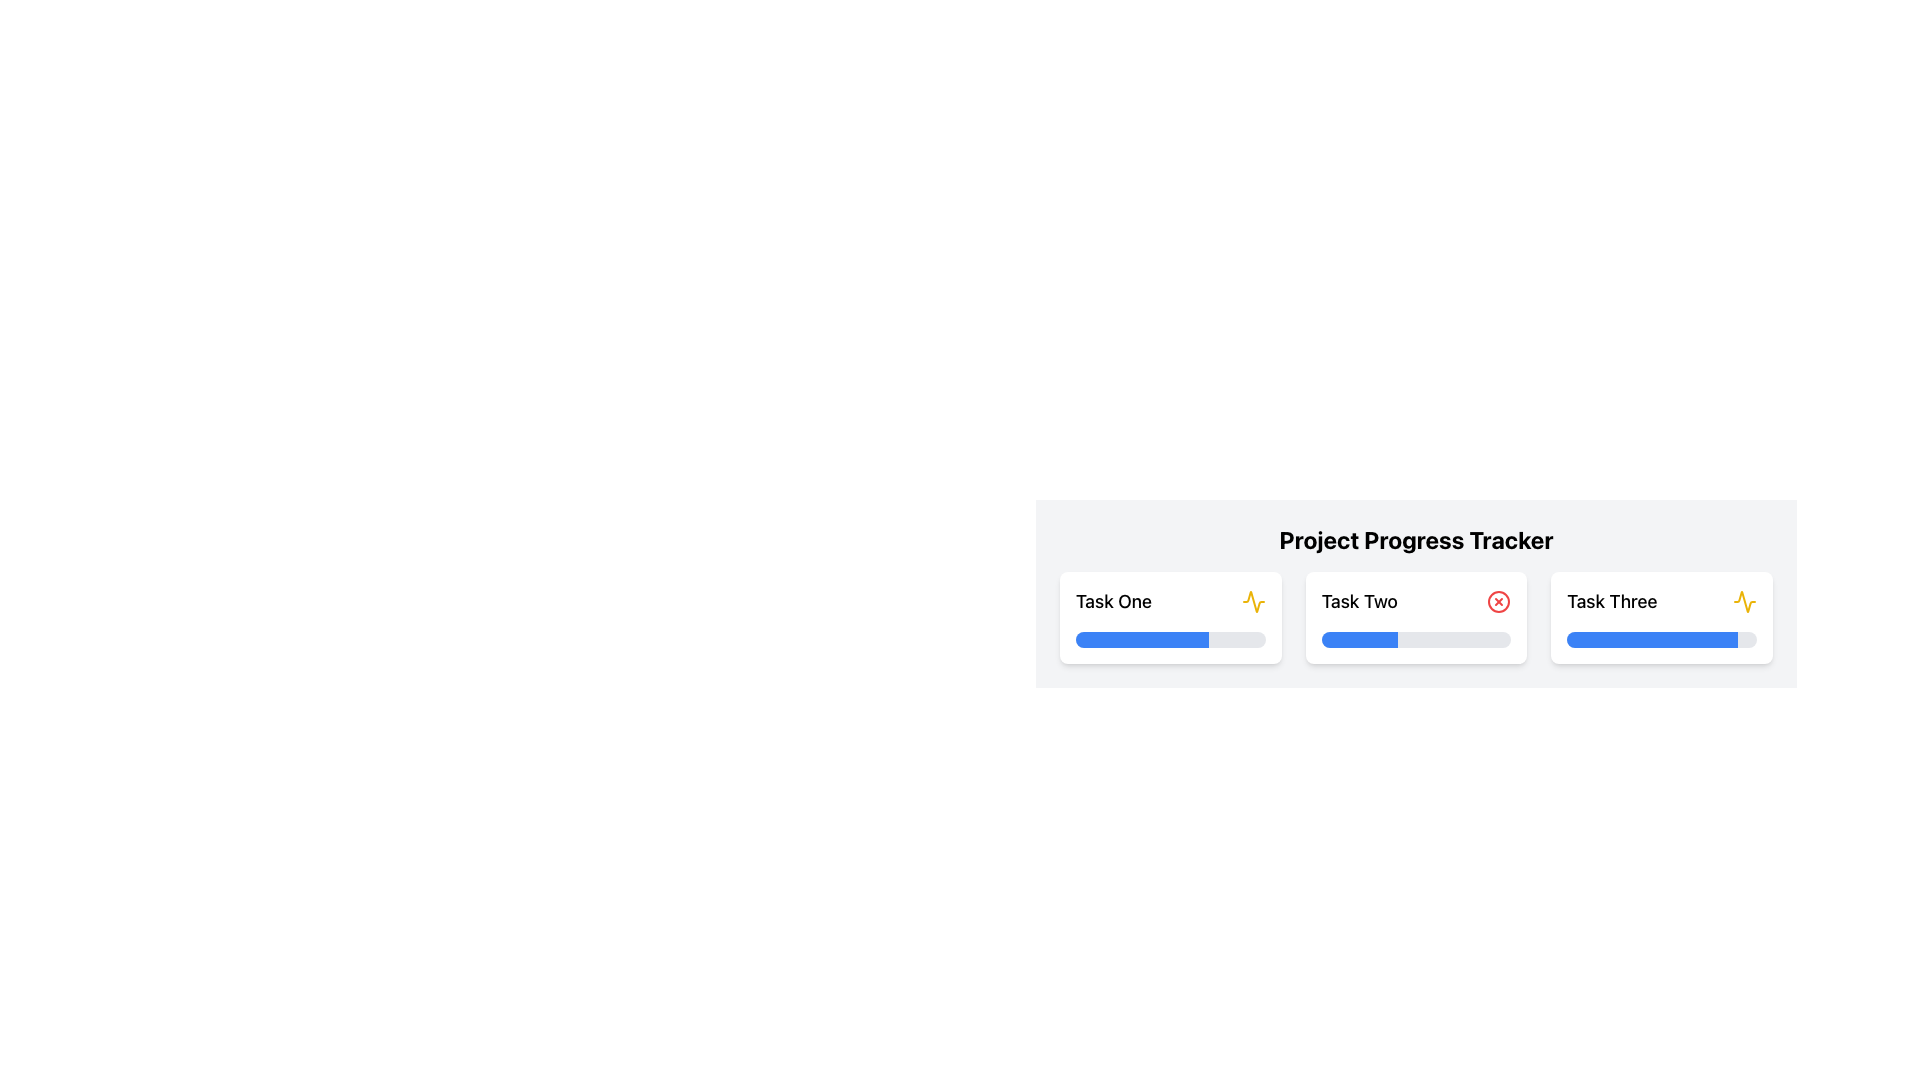 The image size is (1920, 1080). I want to click on the yellow line graph icon located to the right of the text 'Task Three' in the task series, so click(1744, 600).